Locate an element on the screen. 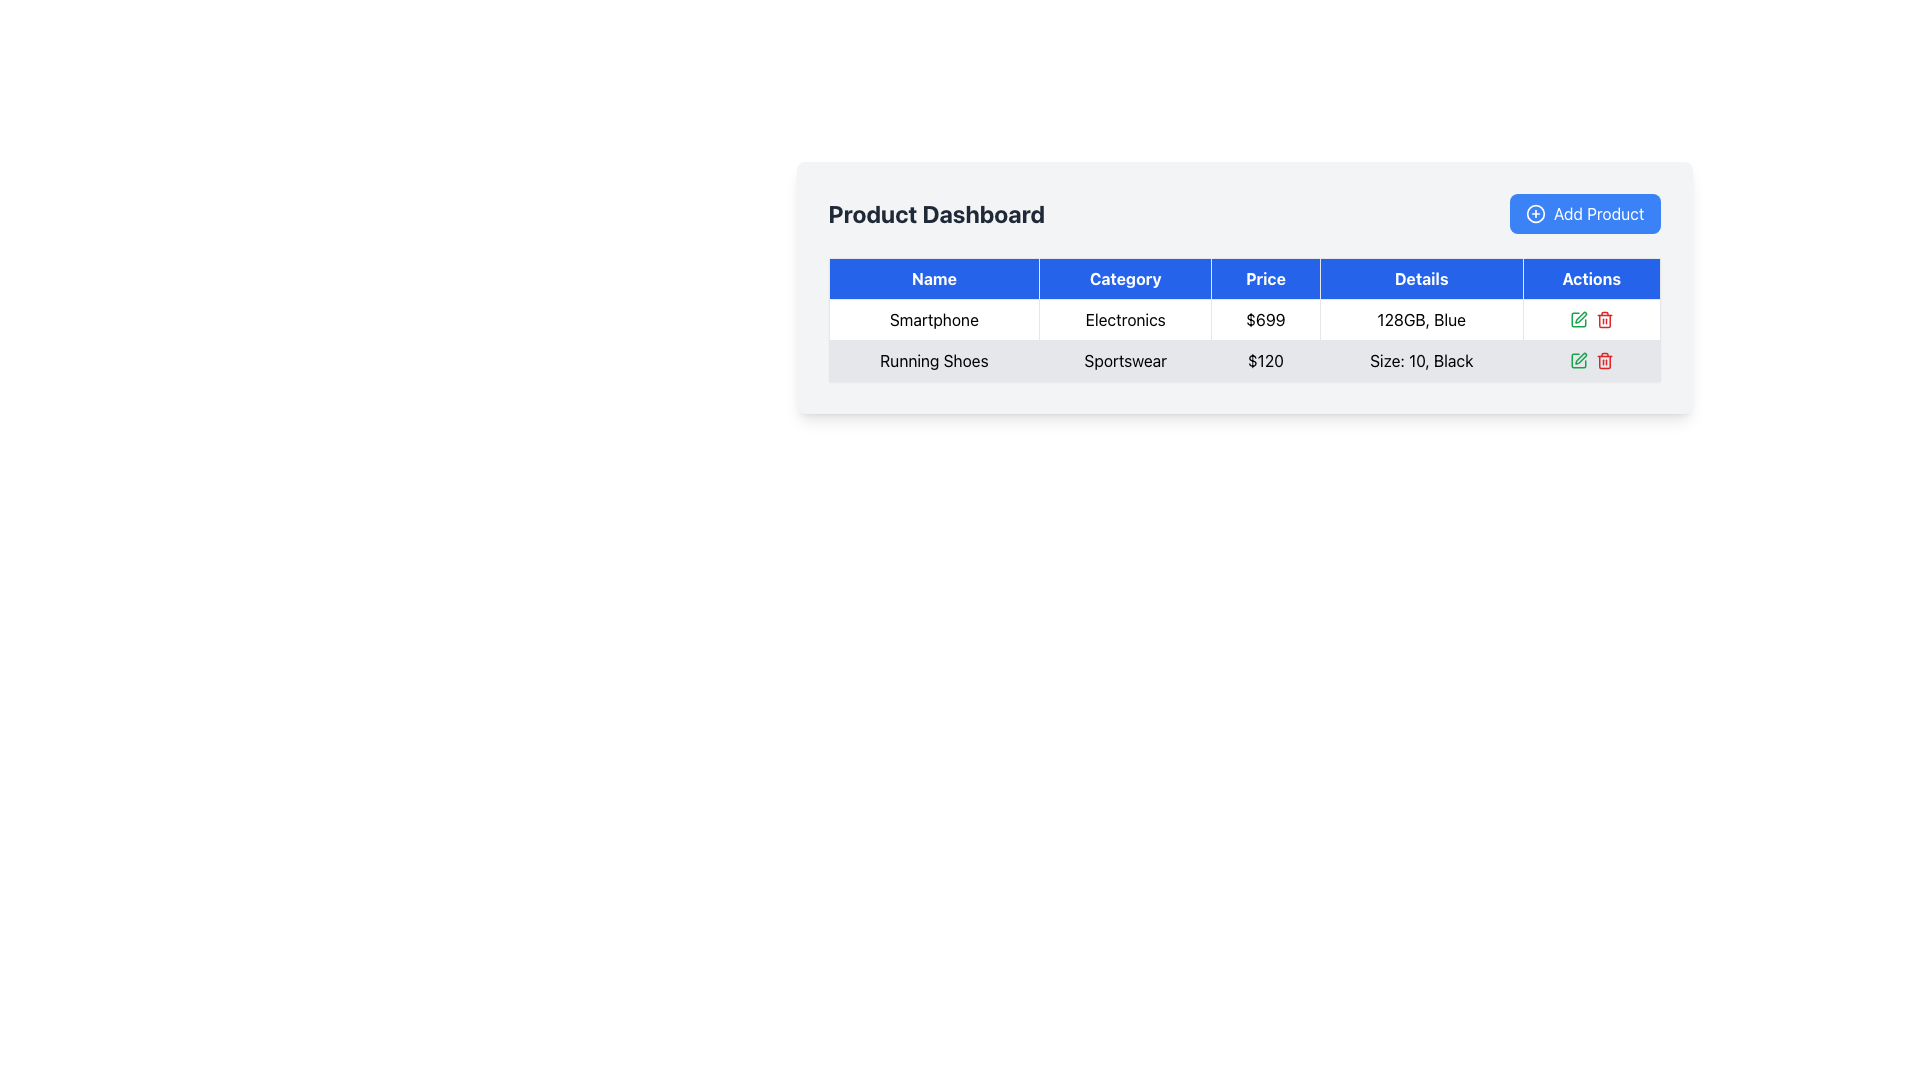 Image resolution: width=1920 pixels, height=1080 pixels. the delete button located in the first row of the table under the 'Actions' column, to the right of the green edit icon is located at coordinates (1604, 319).